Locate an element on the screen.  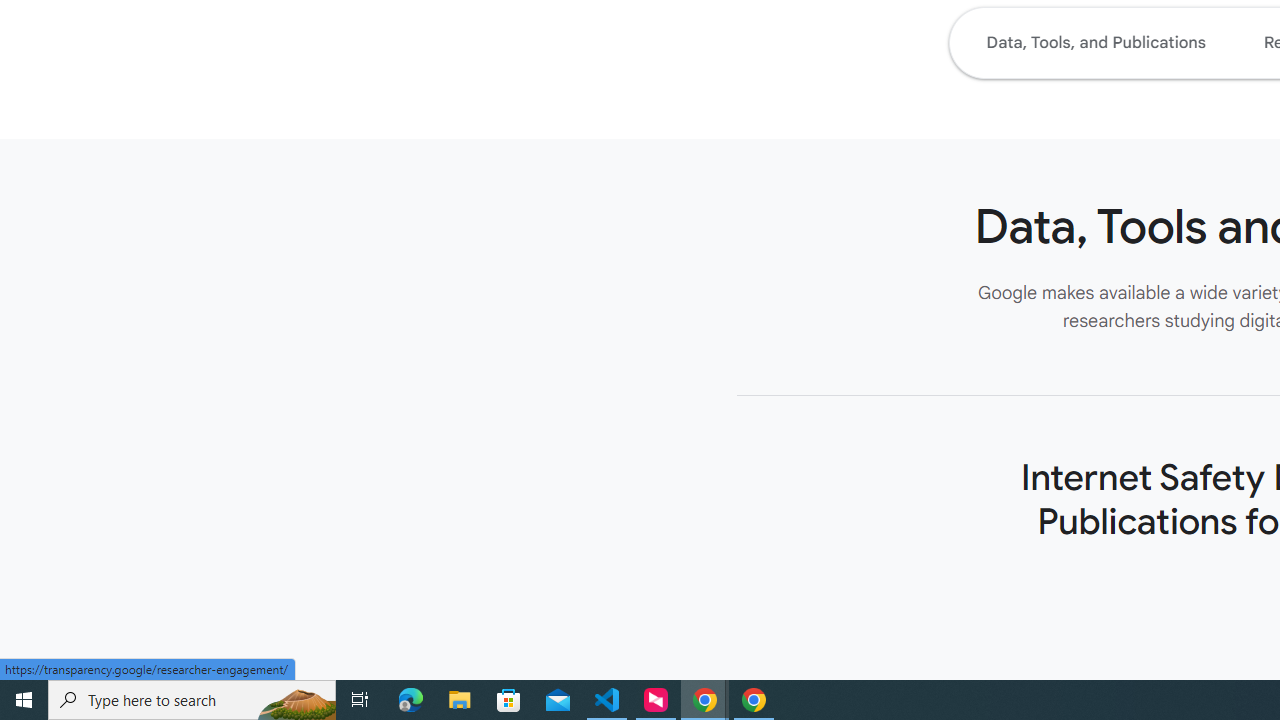
'Data, Tools, and Publications' is located at coordinates (1094, 42).